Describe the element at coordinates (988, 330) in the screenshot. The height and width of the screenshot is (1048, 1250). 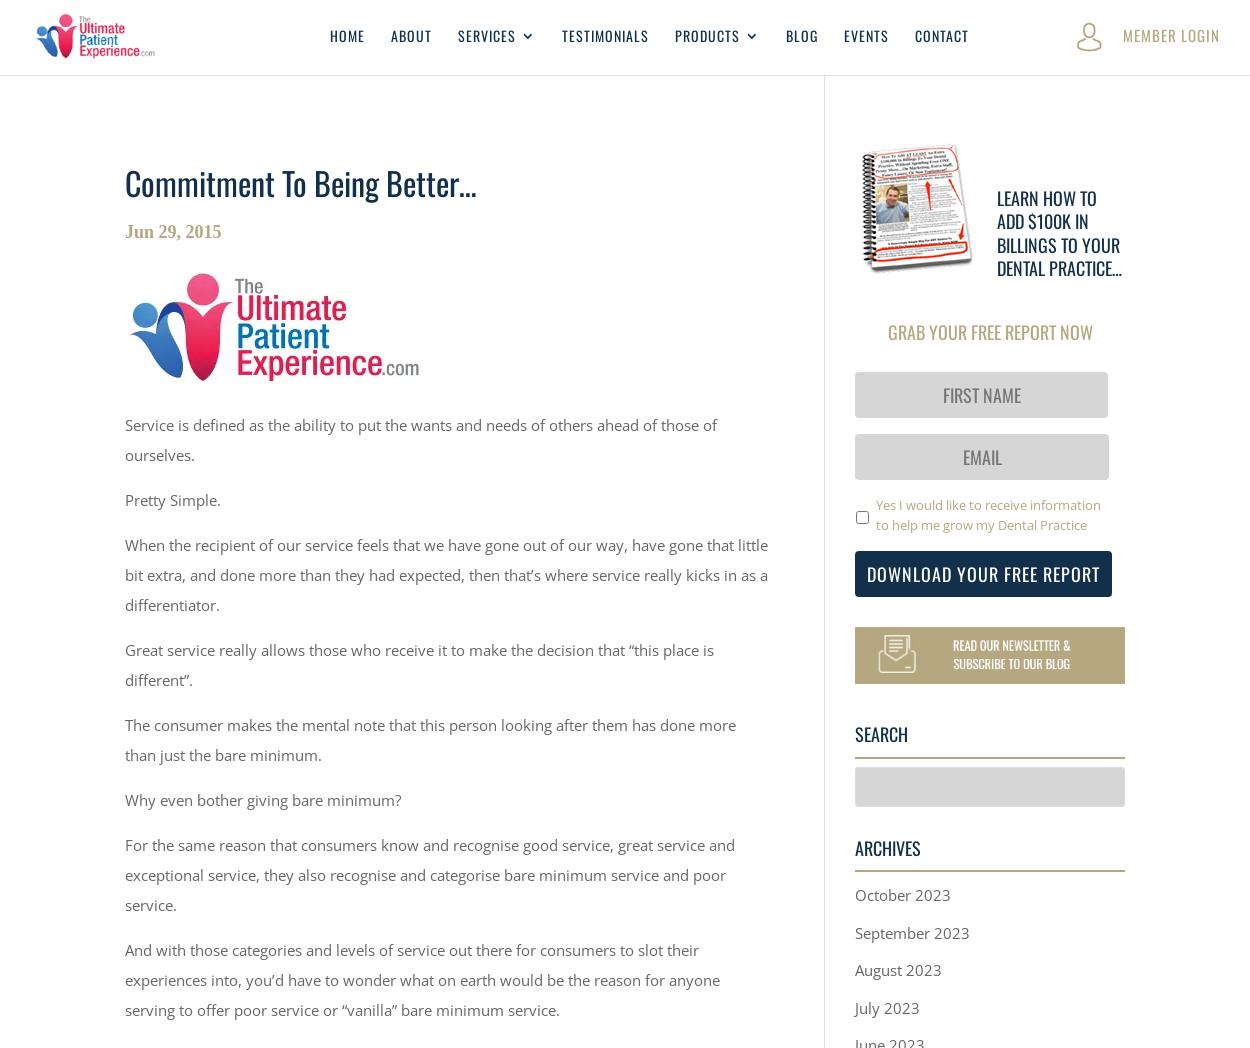
I see `'GRAB YOUR FREE REPORT NOW'` at that location.